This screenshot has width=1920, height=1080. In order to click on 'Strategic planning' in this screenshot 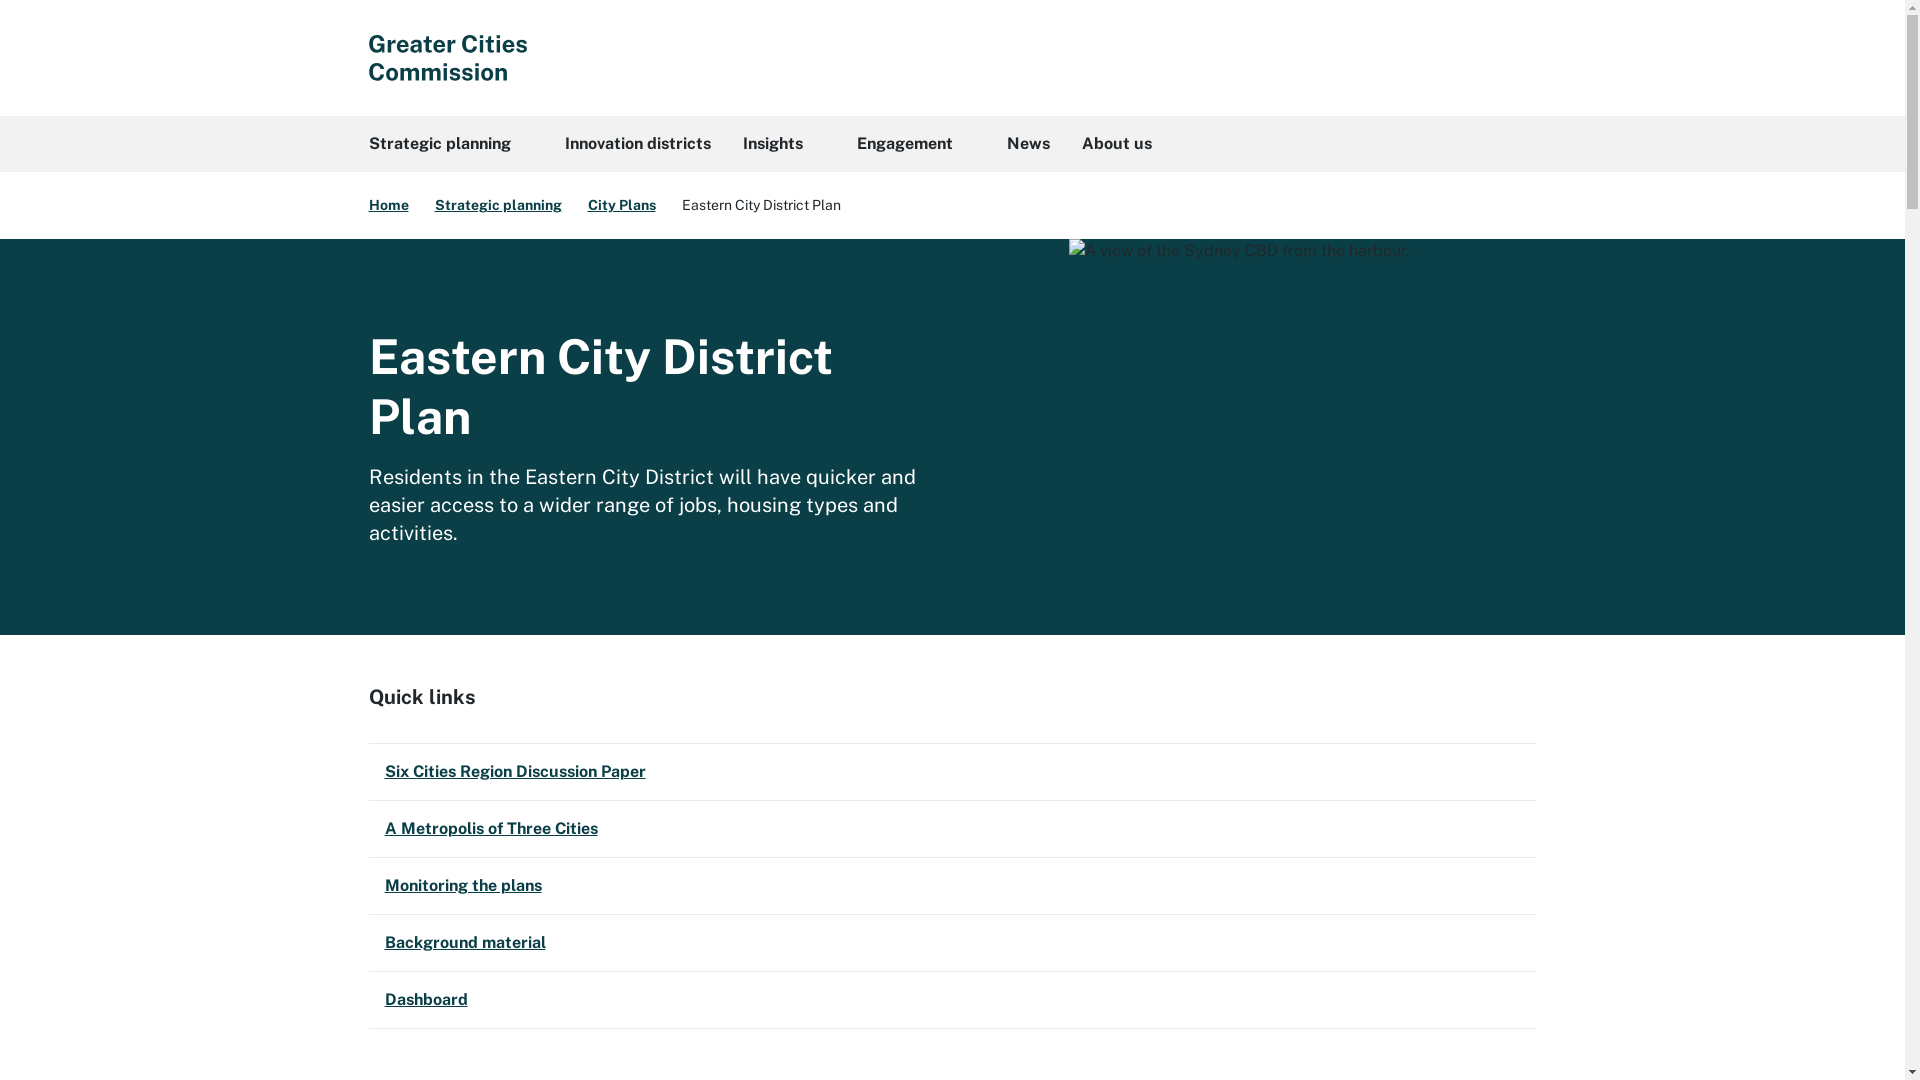, I will do `click(449, 142)`.